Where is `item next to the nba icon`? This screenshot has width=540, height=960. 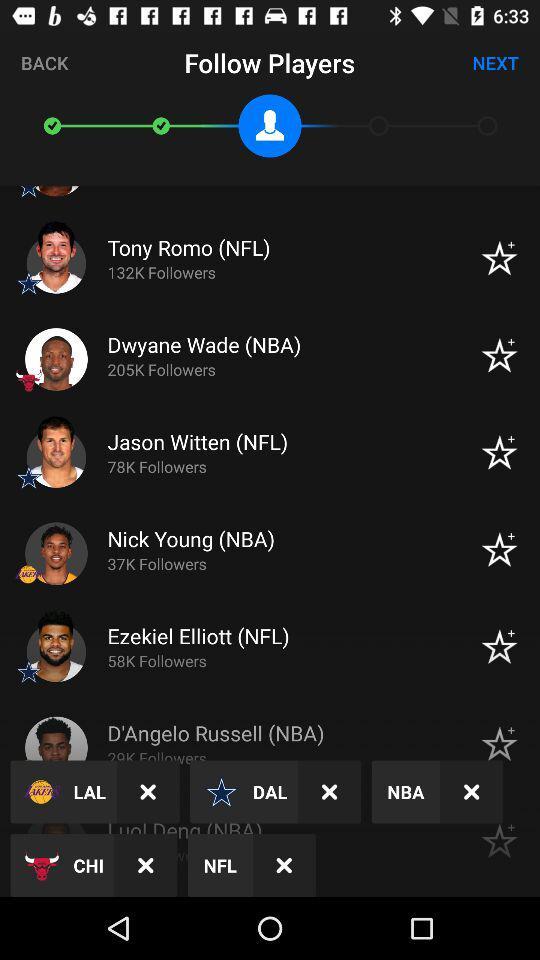 item next to the nba icon is located at coordinates (471, 792).